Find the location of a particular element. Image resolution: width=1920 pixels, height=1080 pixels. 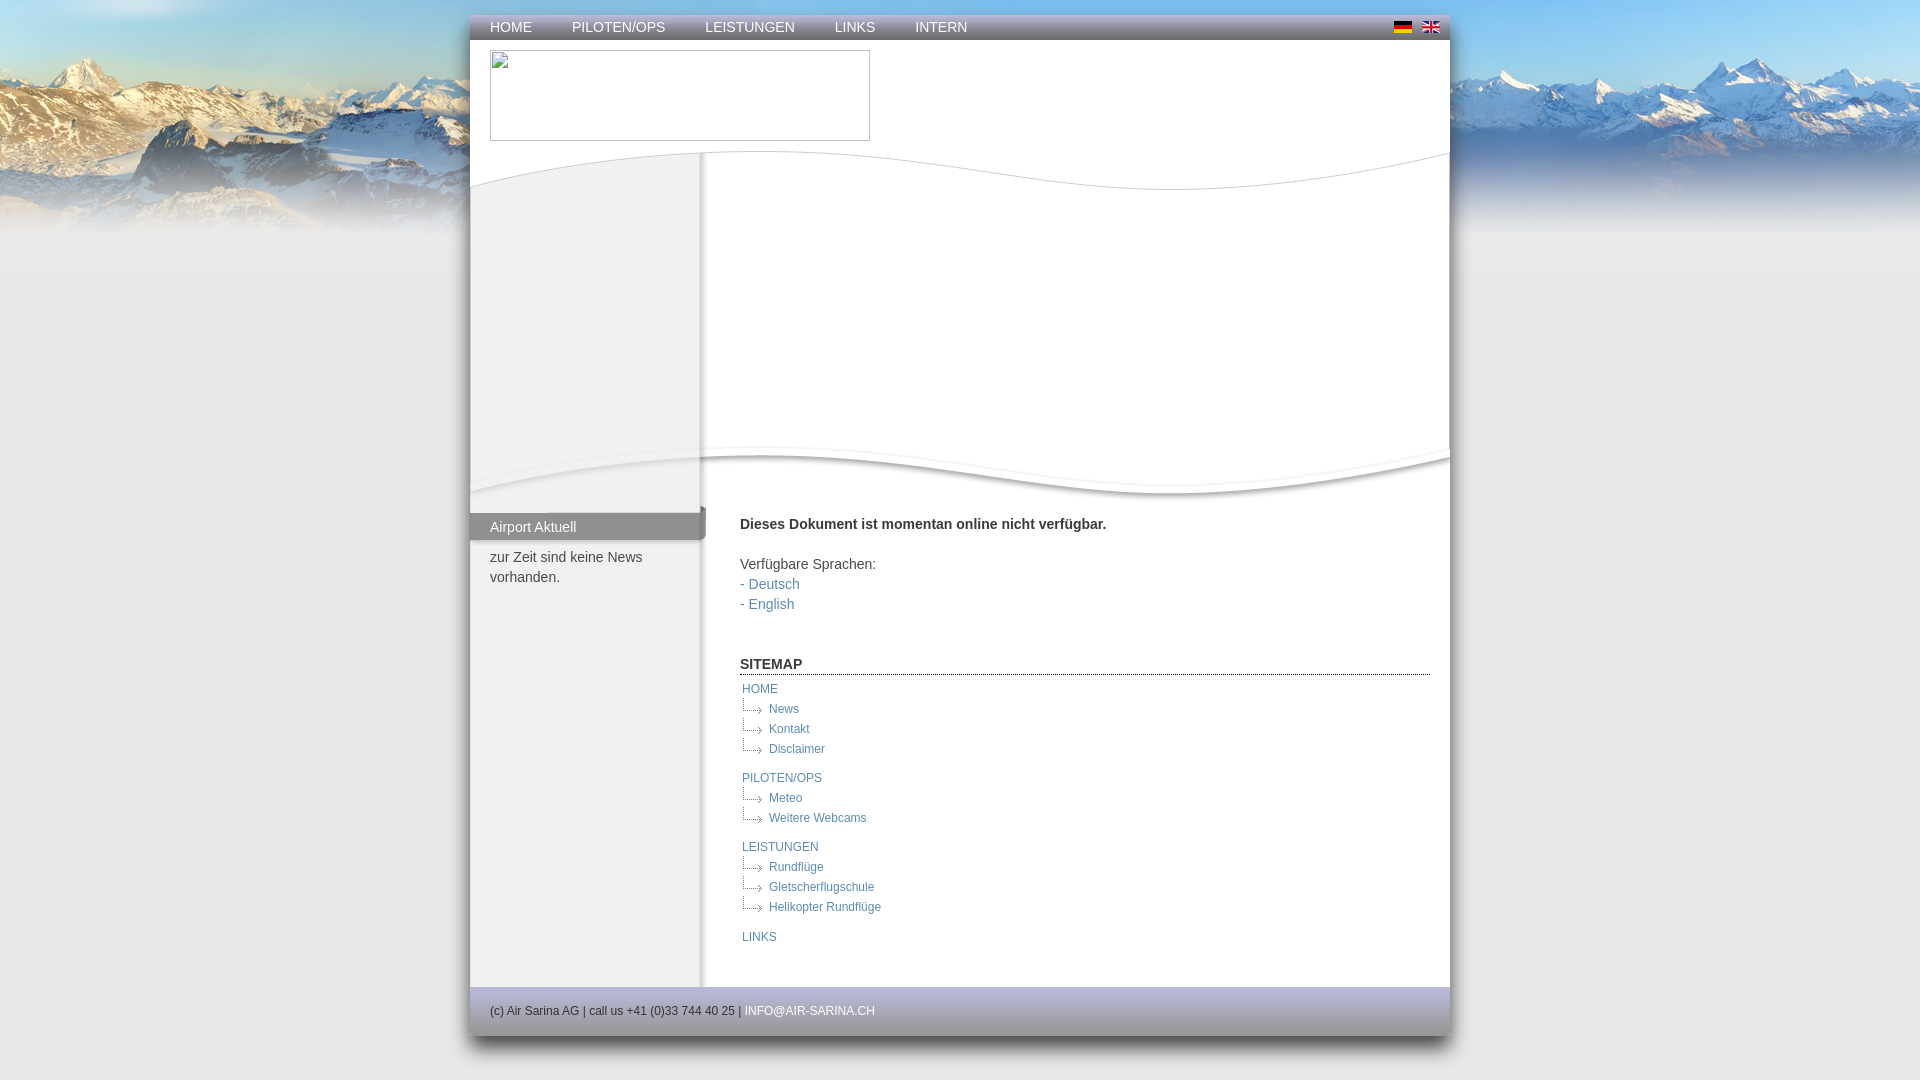

'- Deutsch' is located at coordinates (768, 583).